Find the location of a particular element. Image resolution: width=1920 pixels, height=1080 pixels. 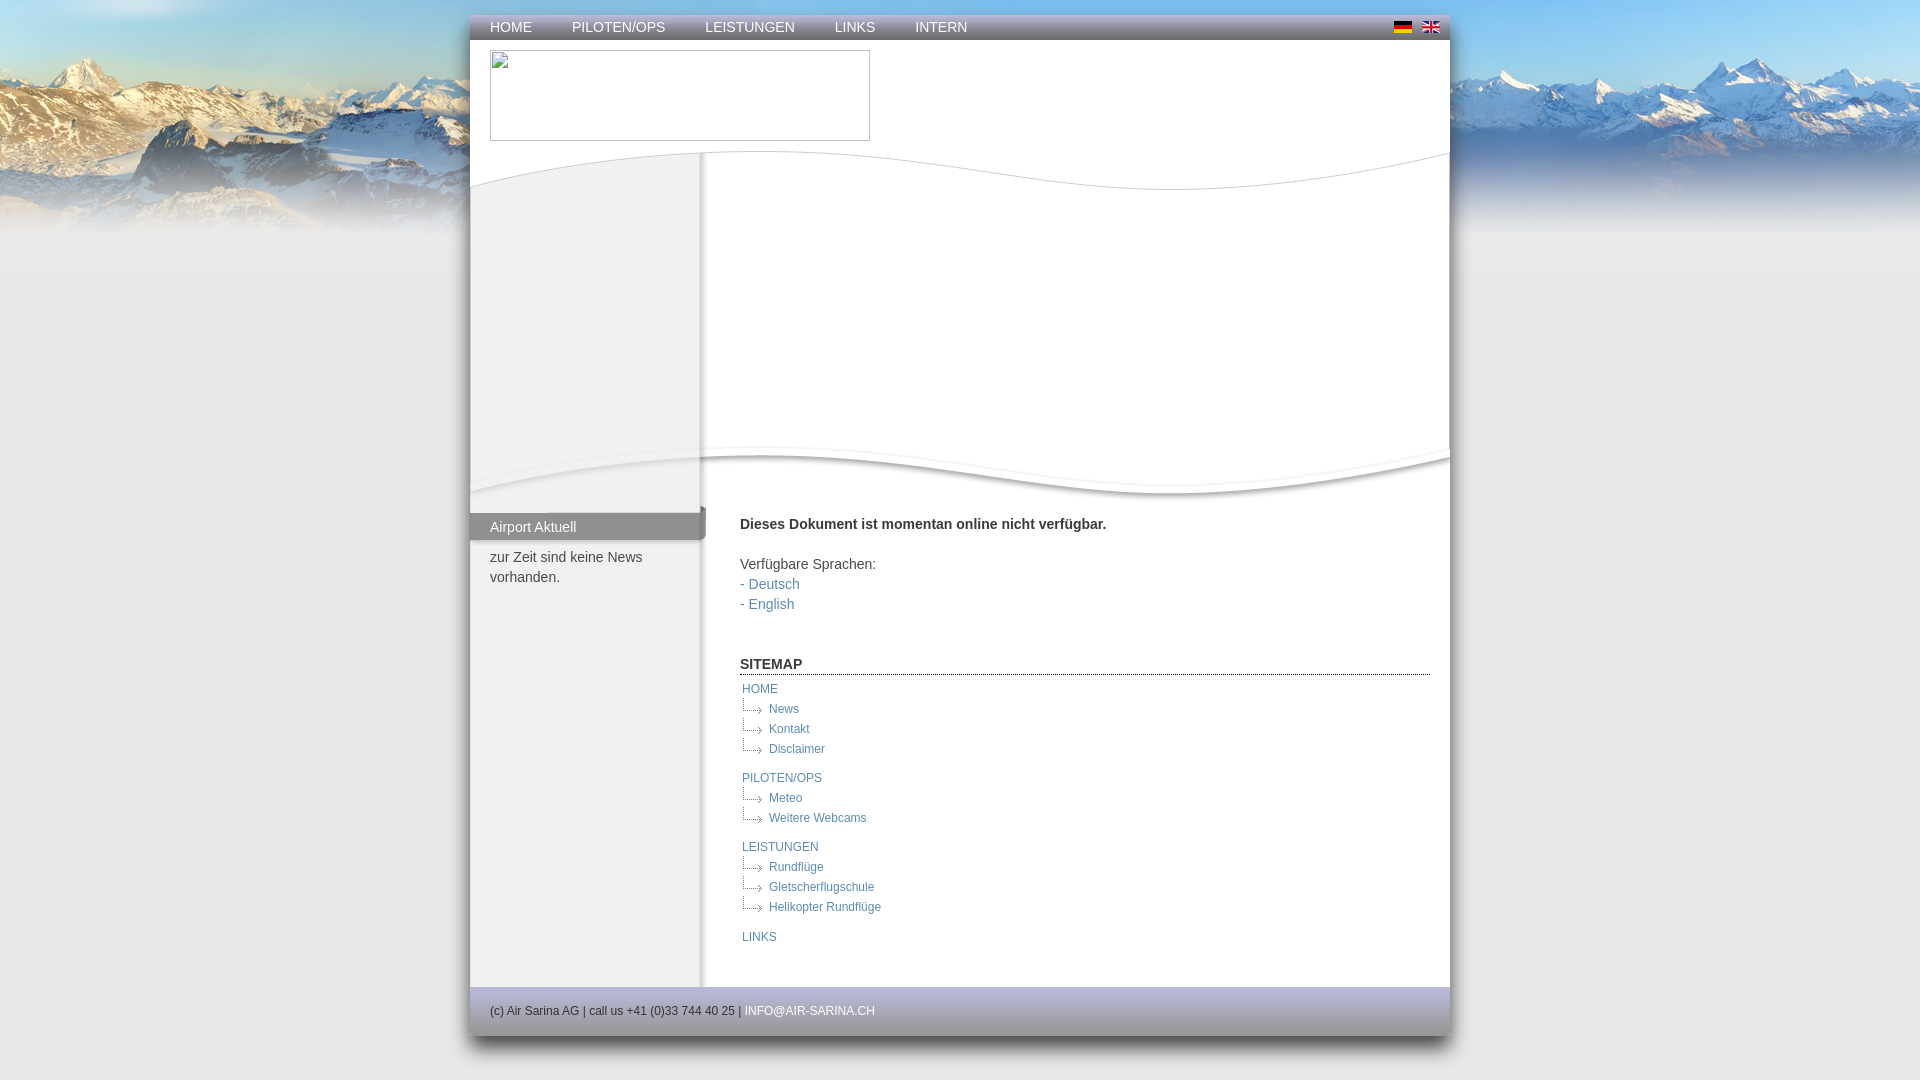

'- Deutsch' is located at coordinates (768, 583).